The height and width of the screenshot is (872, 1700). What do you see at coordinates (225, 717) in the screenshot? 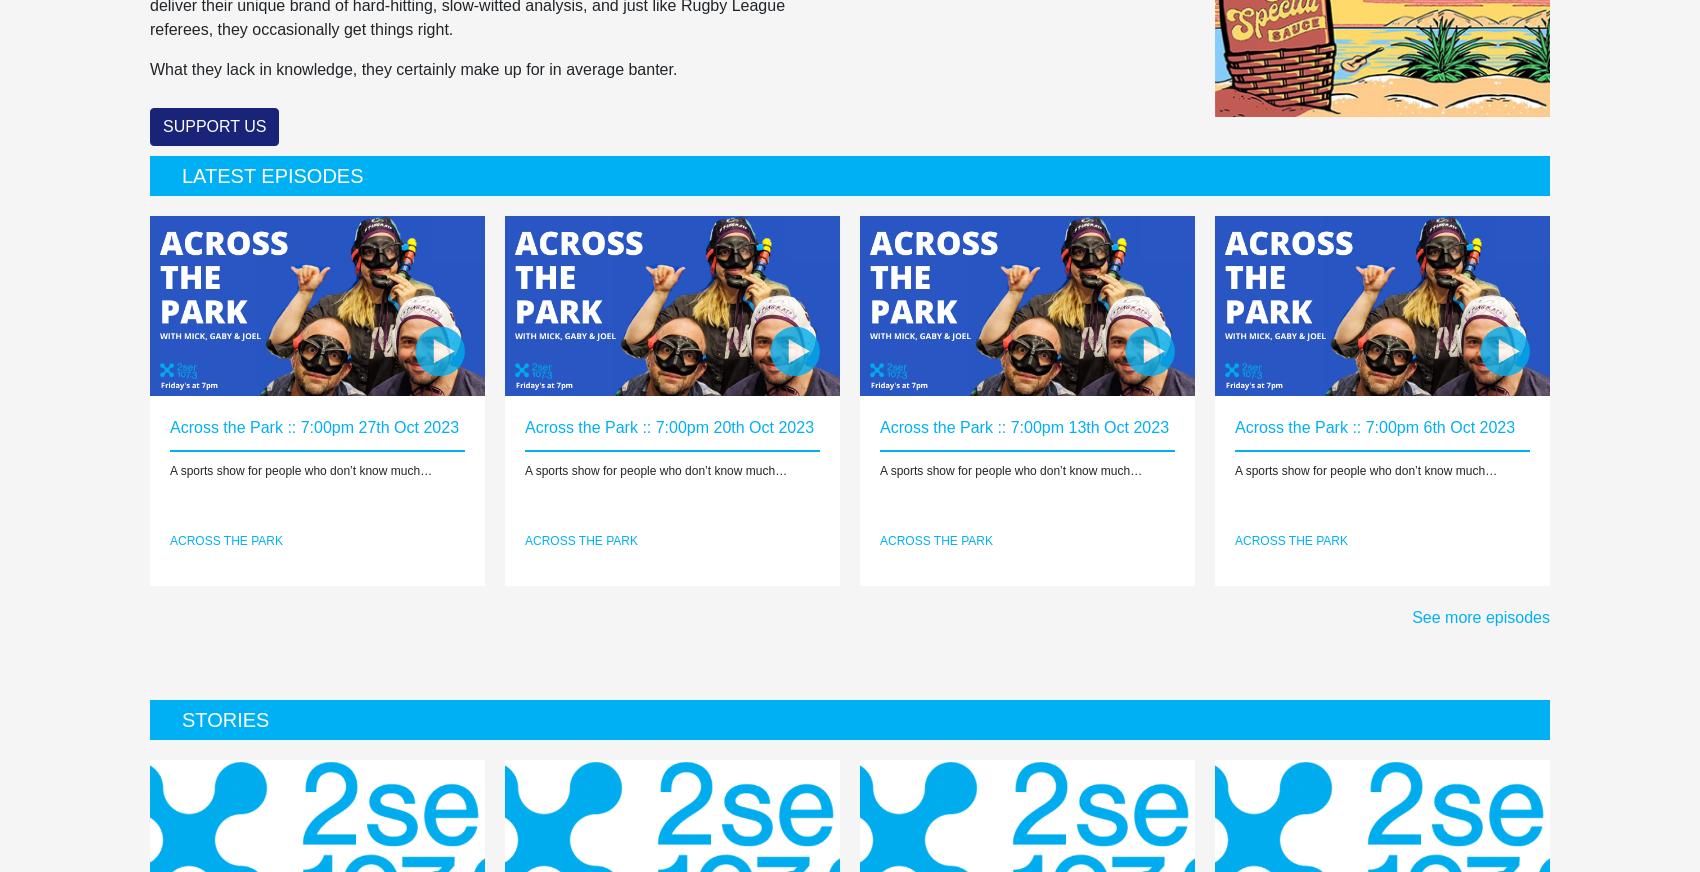
I see `'Stories'` at bounding box center [225, 717].